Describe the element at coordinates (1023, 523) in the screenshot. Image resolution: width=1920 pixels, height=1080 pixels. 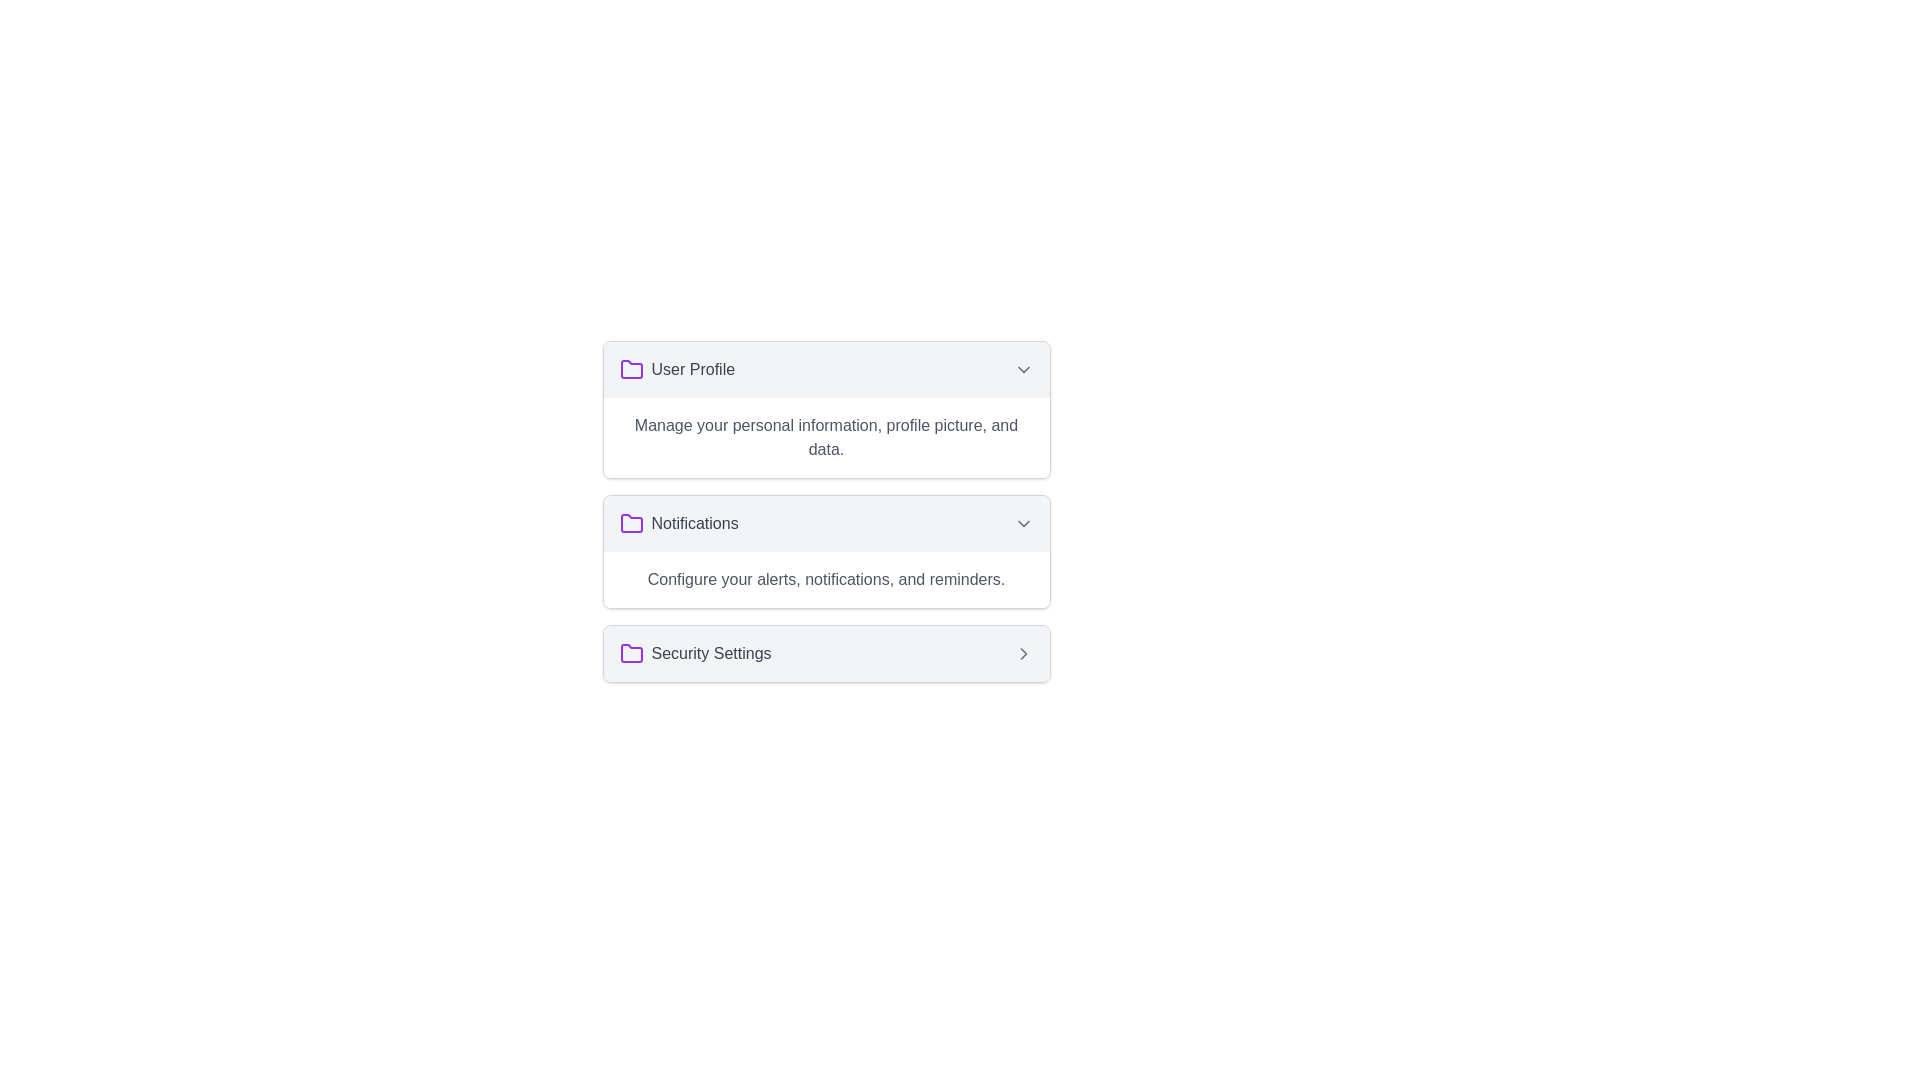
I see `the downward-facing chevron icon on the right side of the 'Notifications' section` at that location.